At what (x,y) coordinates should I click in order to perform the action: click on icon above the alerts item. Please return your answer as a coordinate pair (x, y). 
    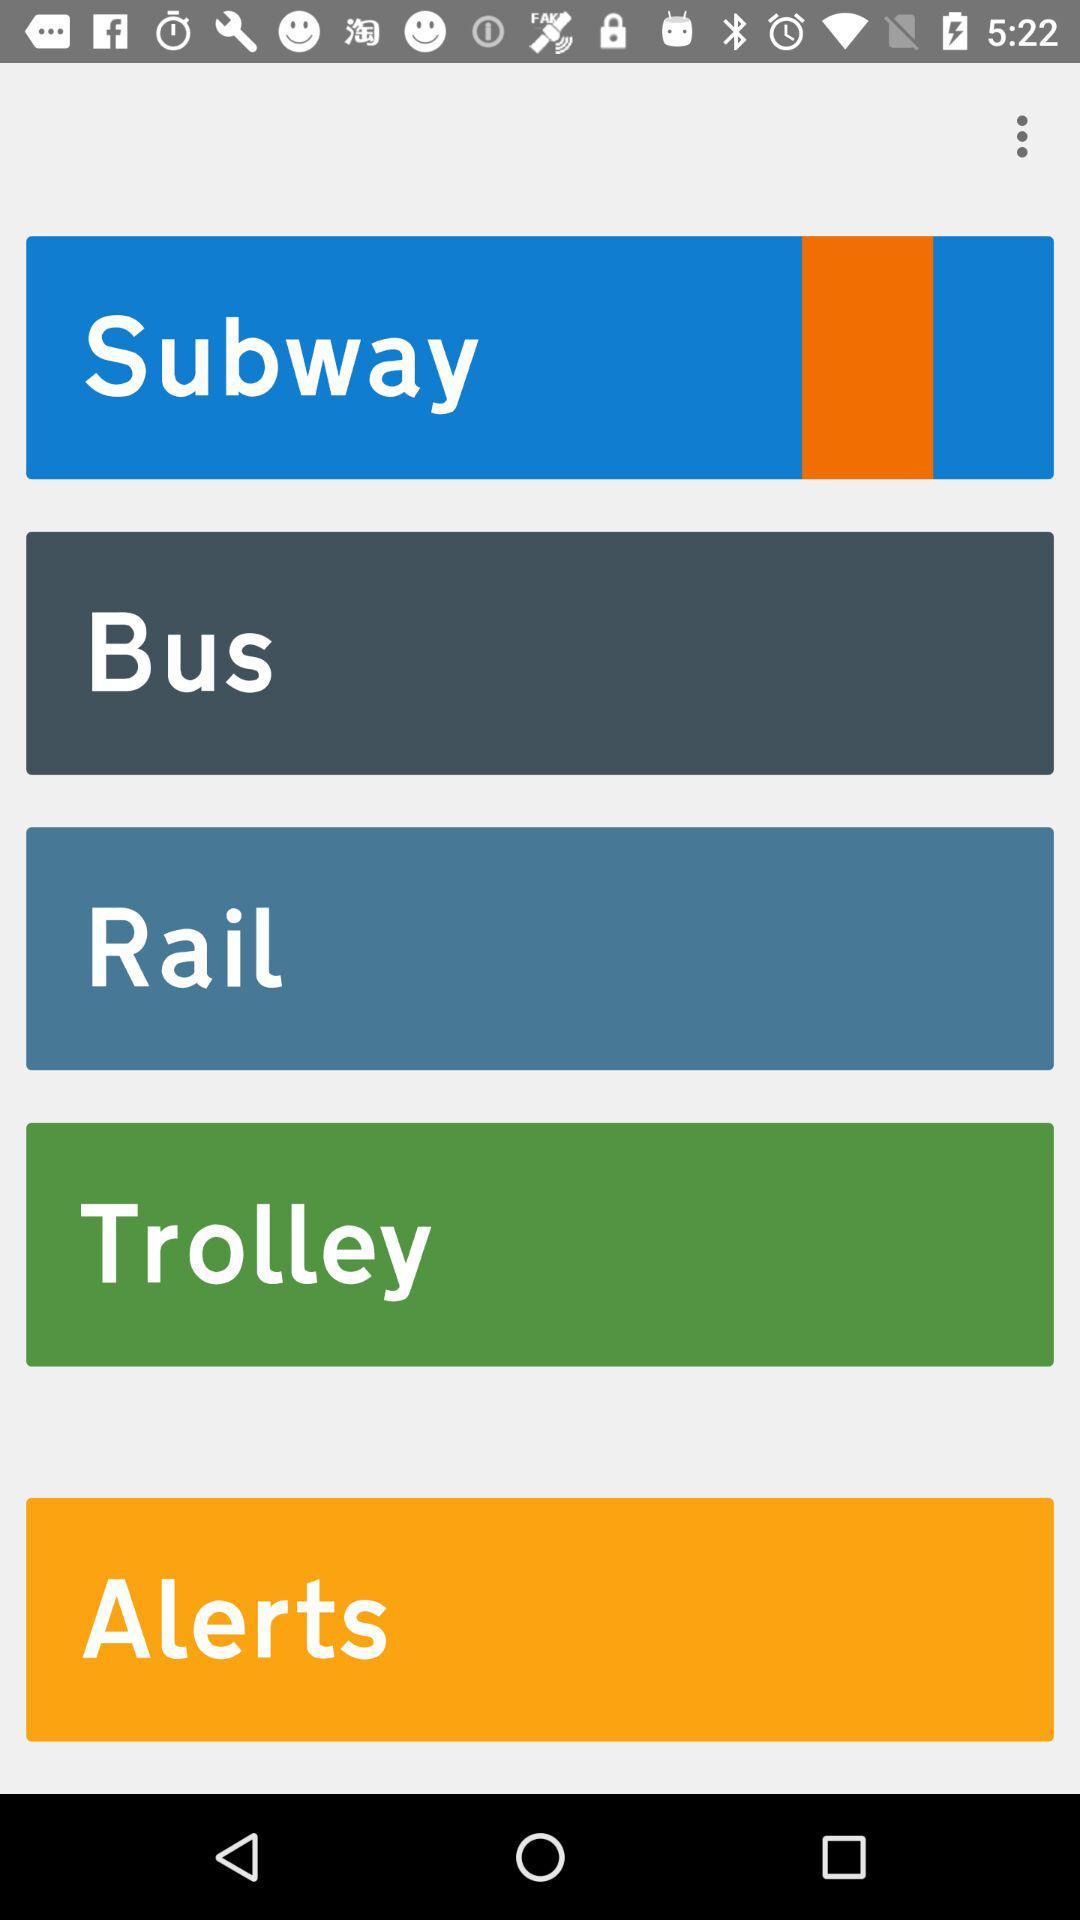
    Looking at the image, I should click on (540, 1243).